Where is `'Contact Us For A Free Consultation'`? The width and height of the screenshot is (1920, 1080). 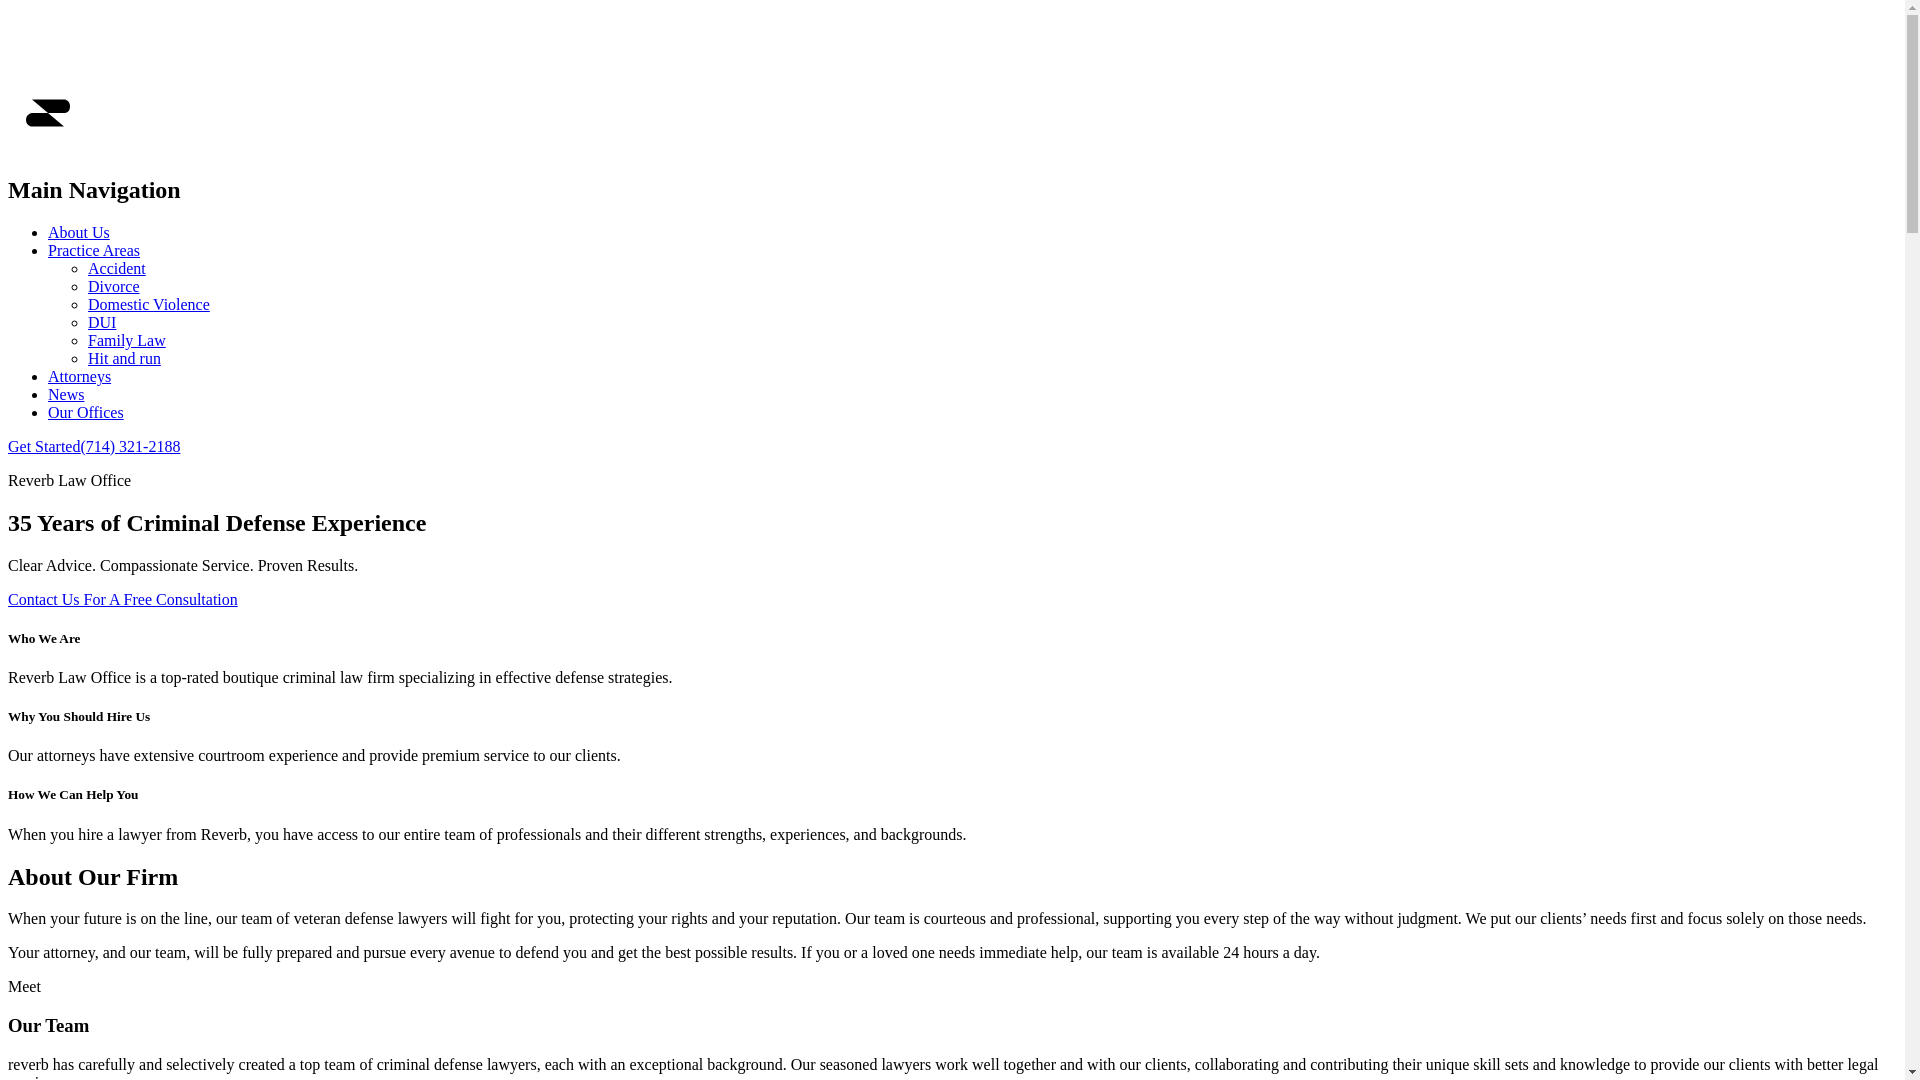 'Contact Us For A Free Consultation' is located at coordinates (122, 598).